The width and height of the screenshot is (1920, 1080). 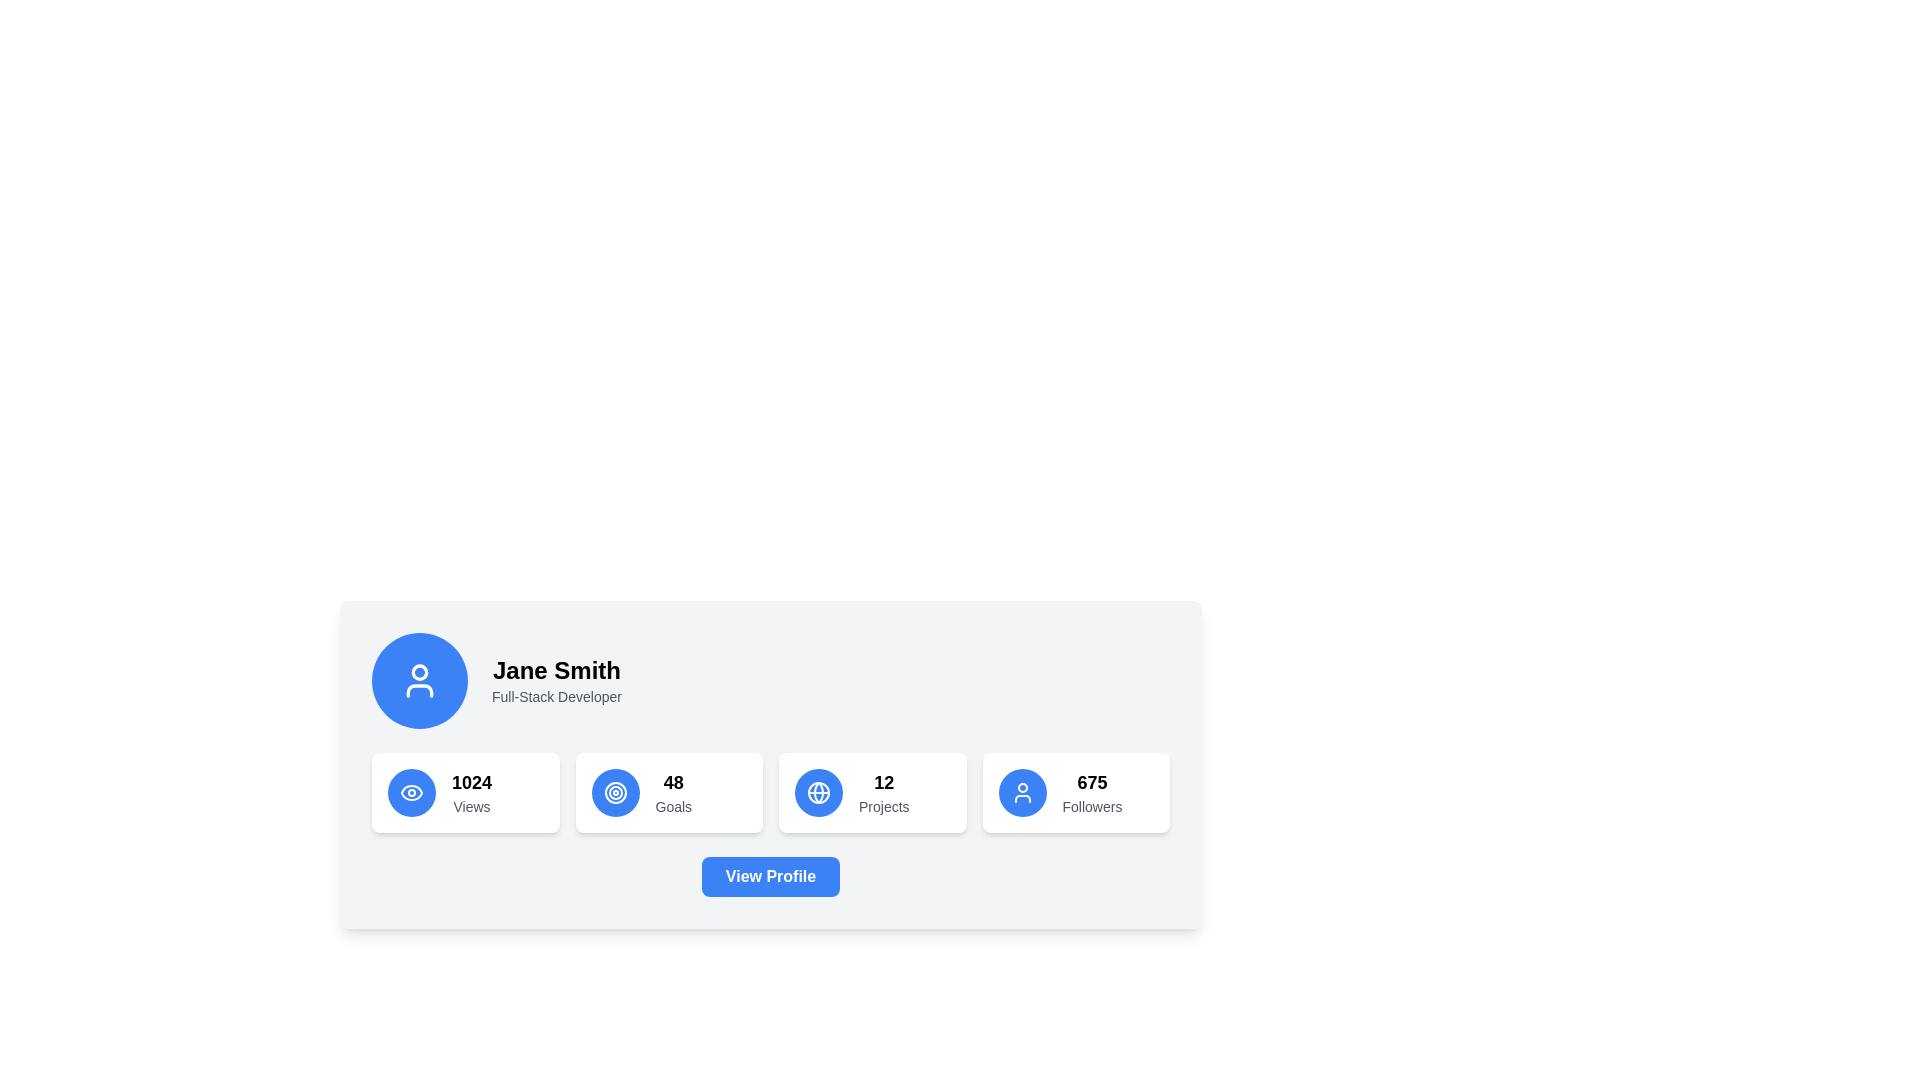 What do you see at coordinates (556, 671) in the screenshot?
I see `the static text element displaying 'Jane Smith', which is styled in bold and larger font, located in the upper section of the card` at bounding box center [556, 671].